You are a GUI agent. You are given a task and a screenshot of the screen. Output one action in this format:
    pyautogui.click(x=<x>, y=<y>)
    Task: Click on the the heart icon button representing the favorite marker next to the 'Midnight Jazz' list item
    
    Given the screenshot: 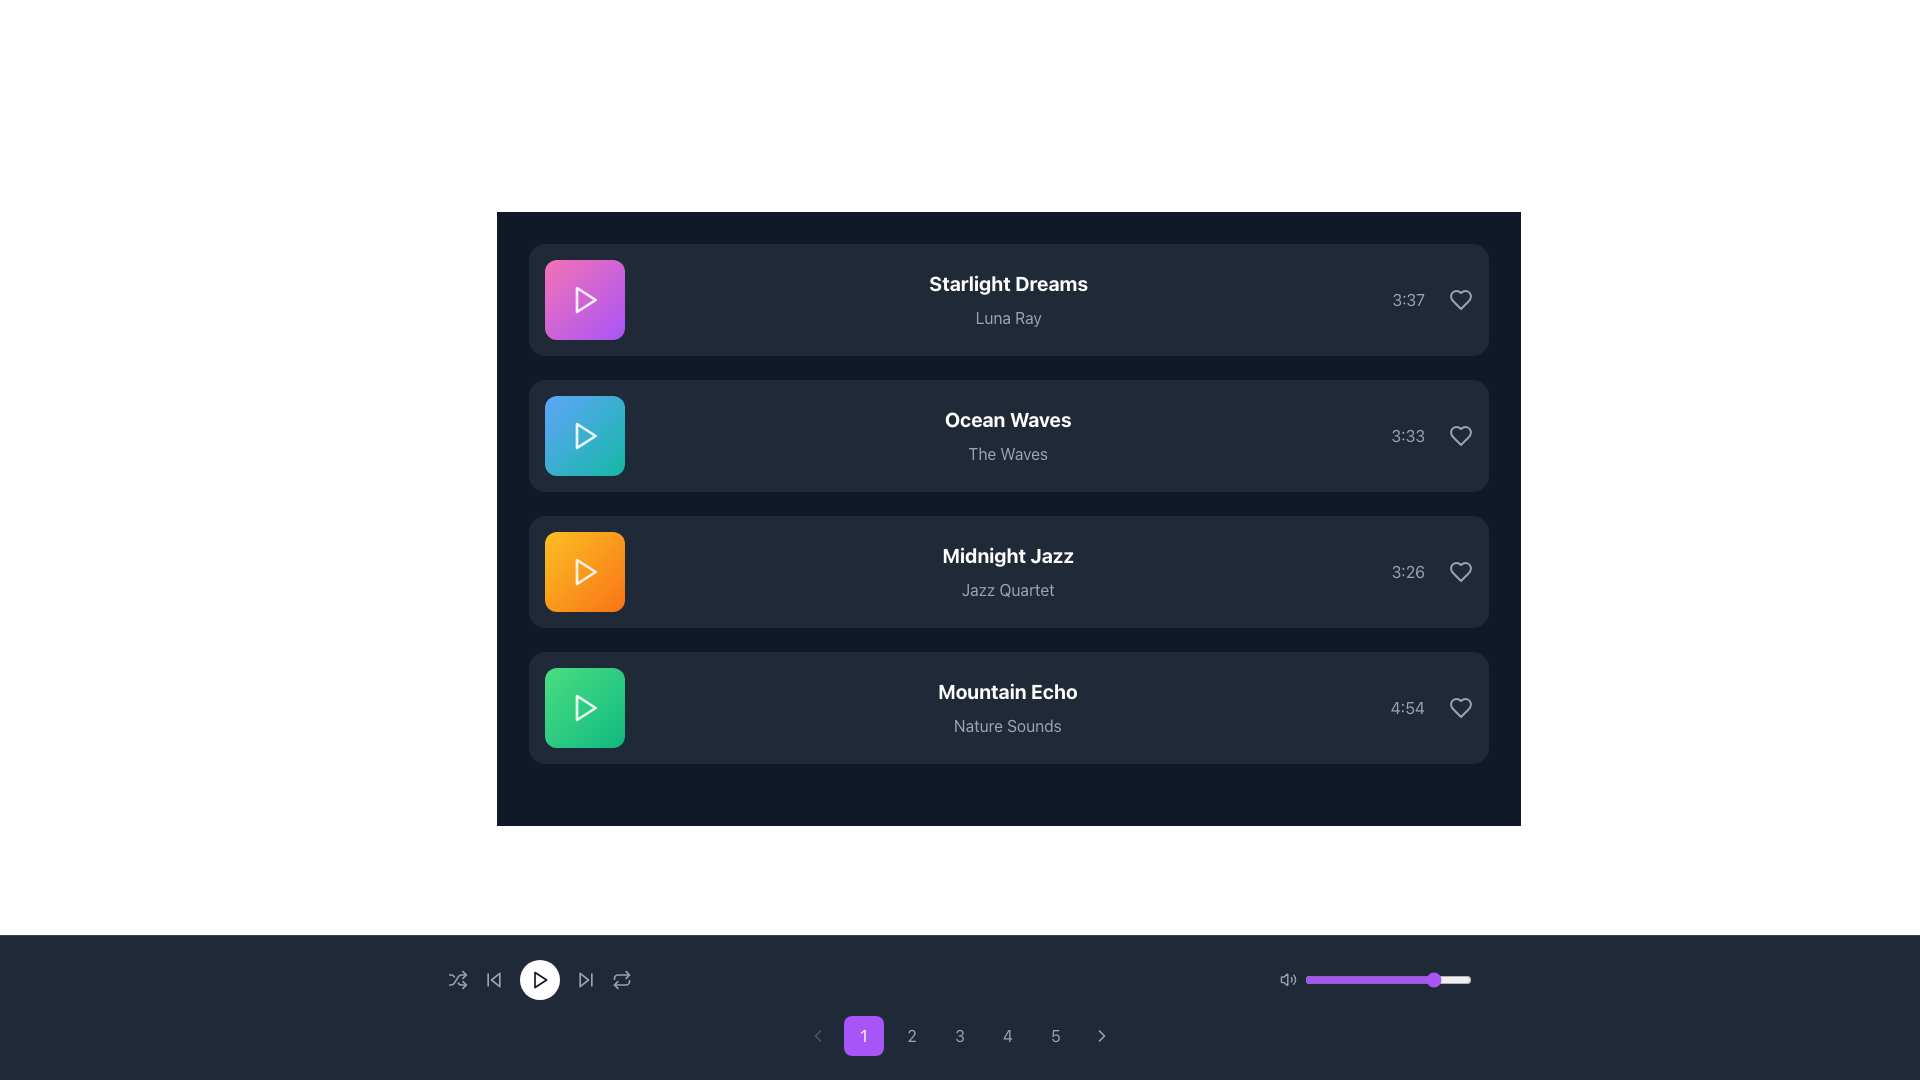 What is the action you would take?
    pyautogui.click(x=1460, y=571)
    